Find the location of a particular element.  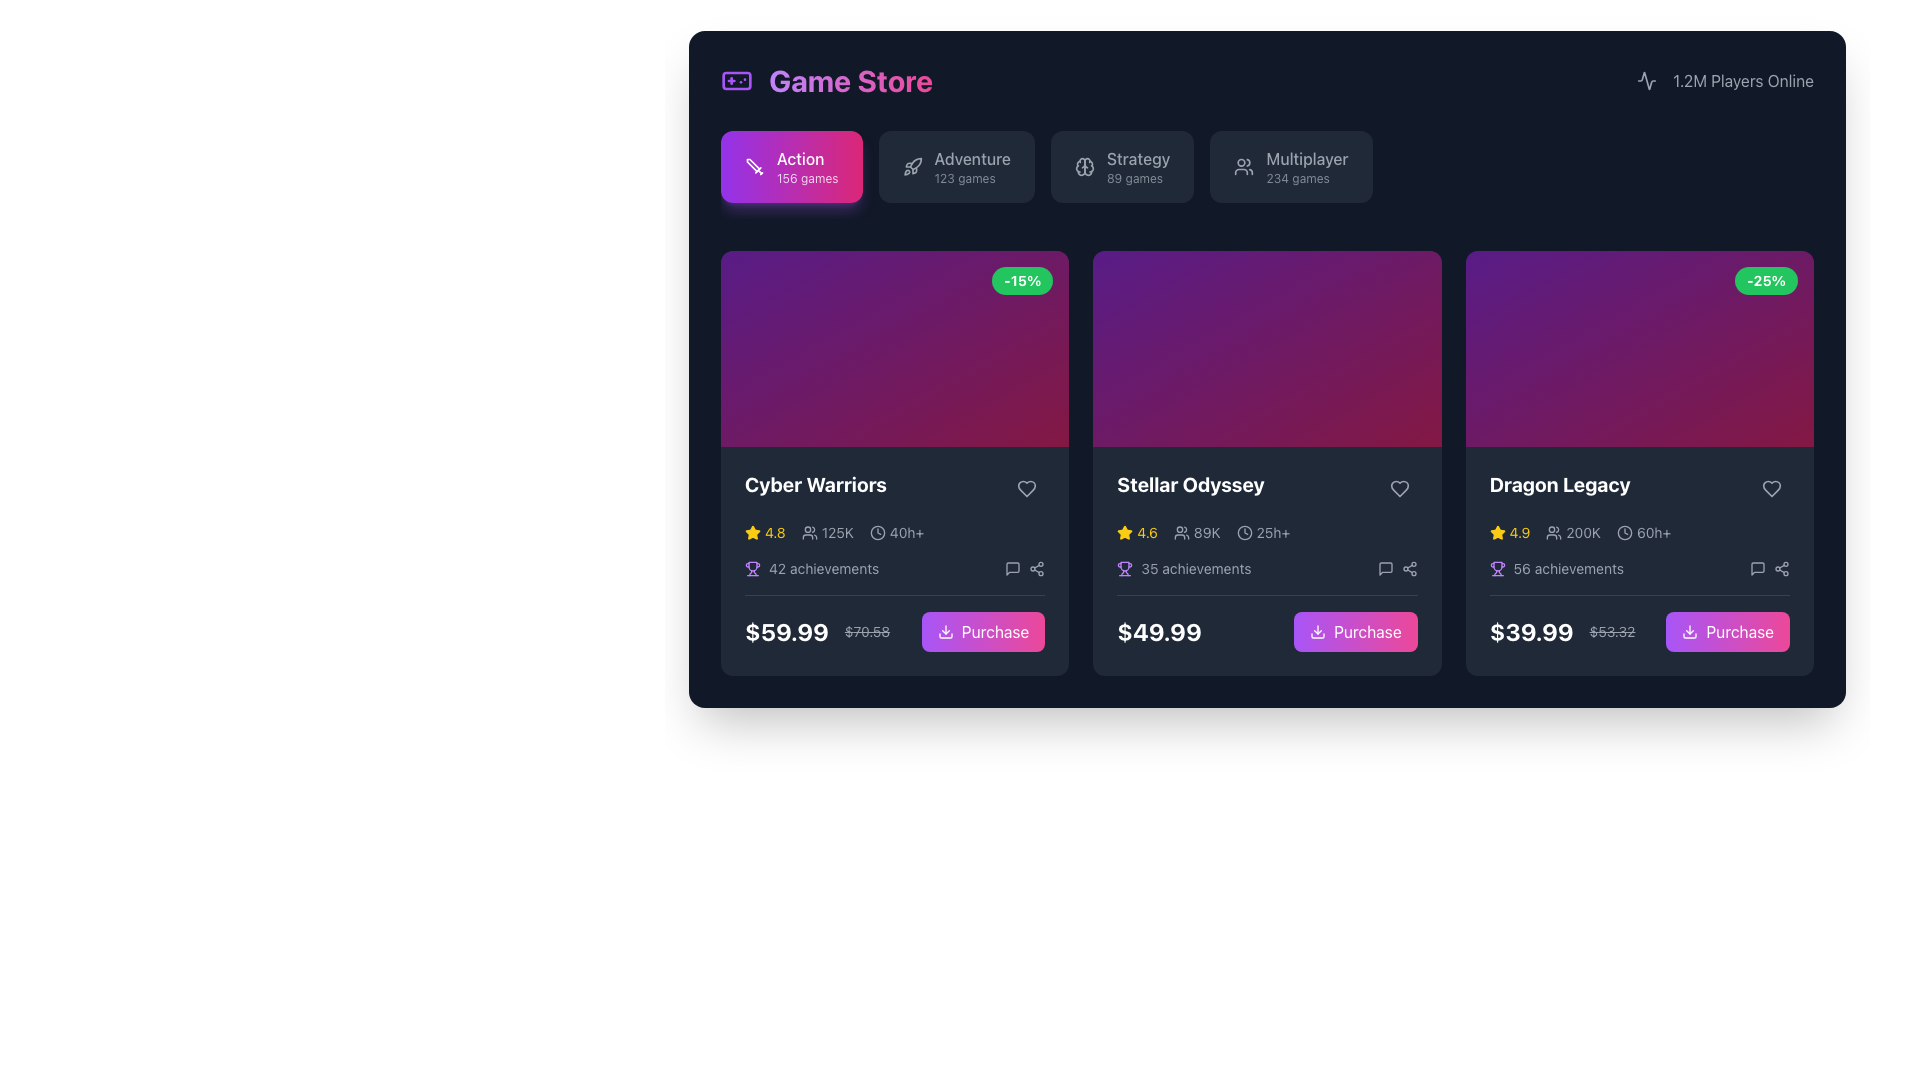

the text display element that shows the current price ($39.99) and previous price ($53.32) of the 'Dragon Legacy' product, located at the bottom right corner of the card, just above the 'Purchase' button is located at coordinates (1561, 631).